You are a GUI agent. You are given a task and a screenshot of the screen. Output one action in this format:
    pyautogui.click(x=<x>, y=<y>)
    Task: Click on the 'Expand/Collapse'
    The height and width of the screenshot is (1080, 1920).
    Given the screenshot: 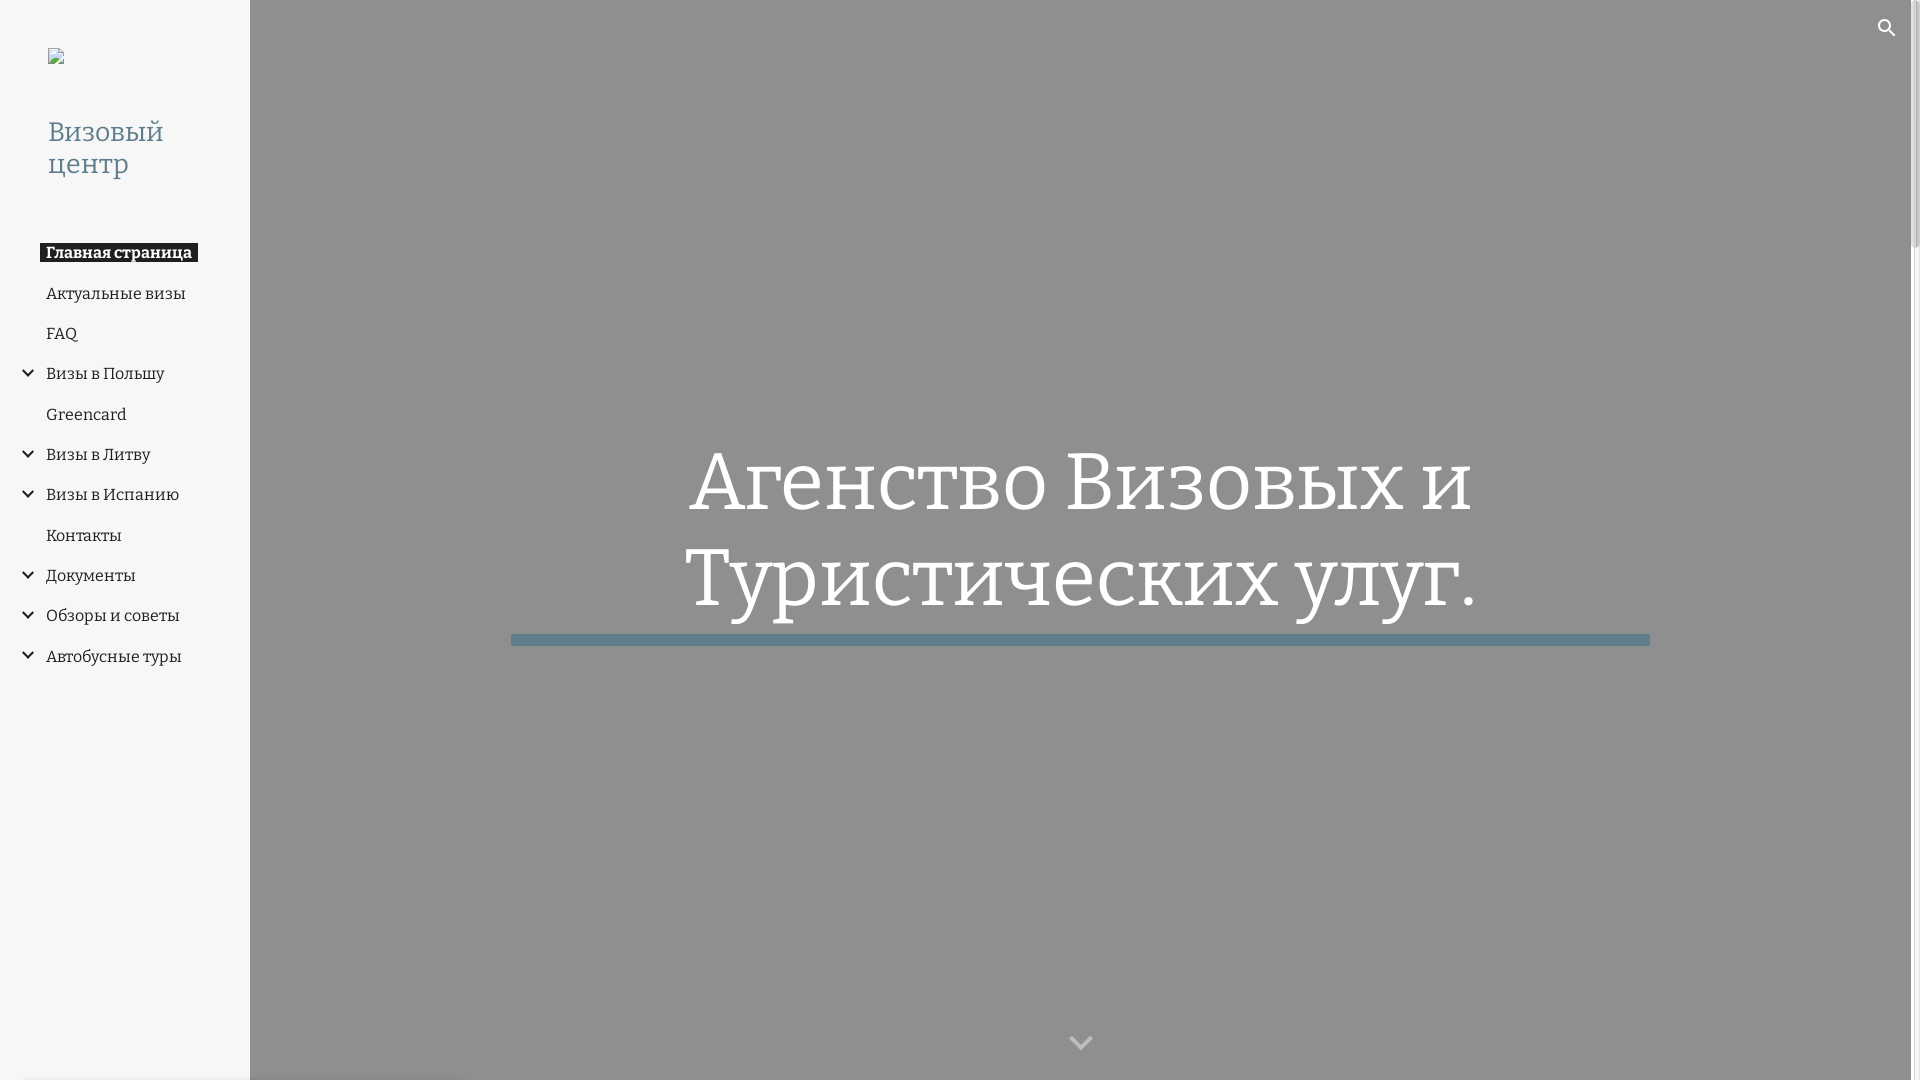 What is the action you would take?
    pyautogui.click(x=22, y=574)
    